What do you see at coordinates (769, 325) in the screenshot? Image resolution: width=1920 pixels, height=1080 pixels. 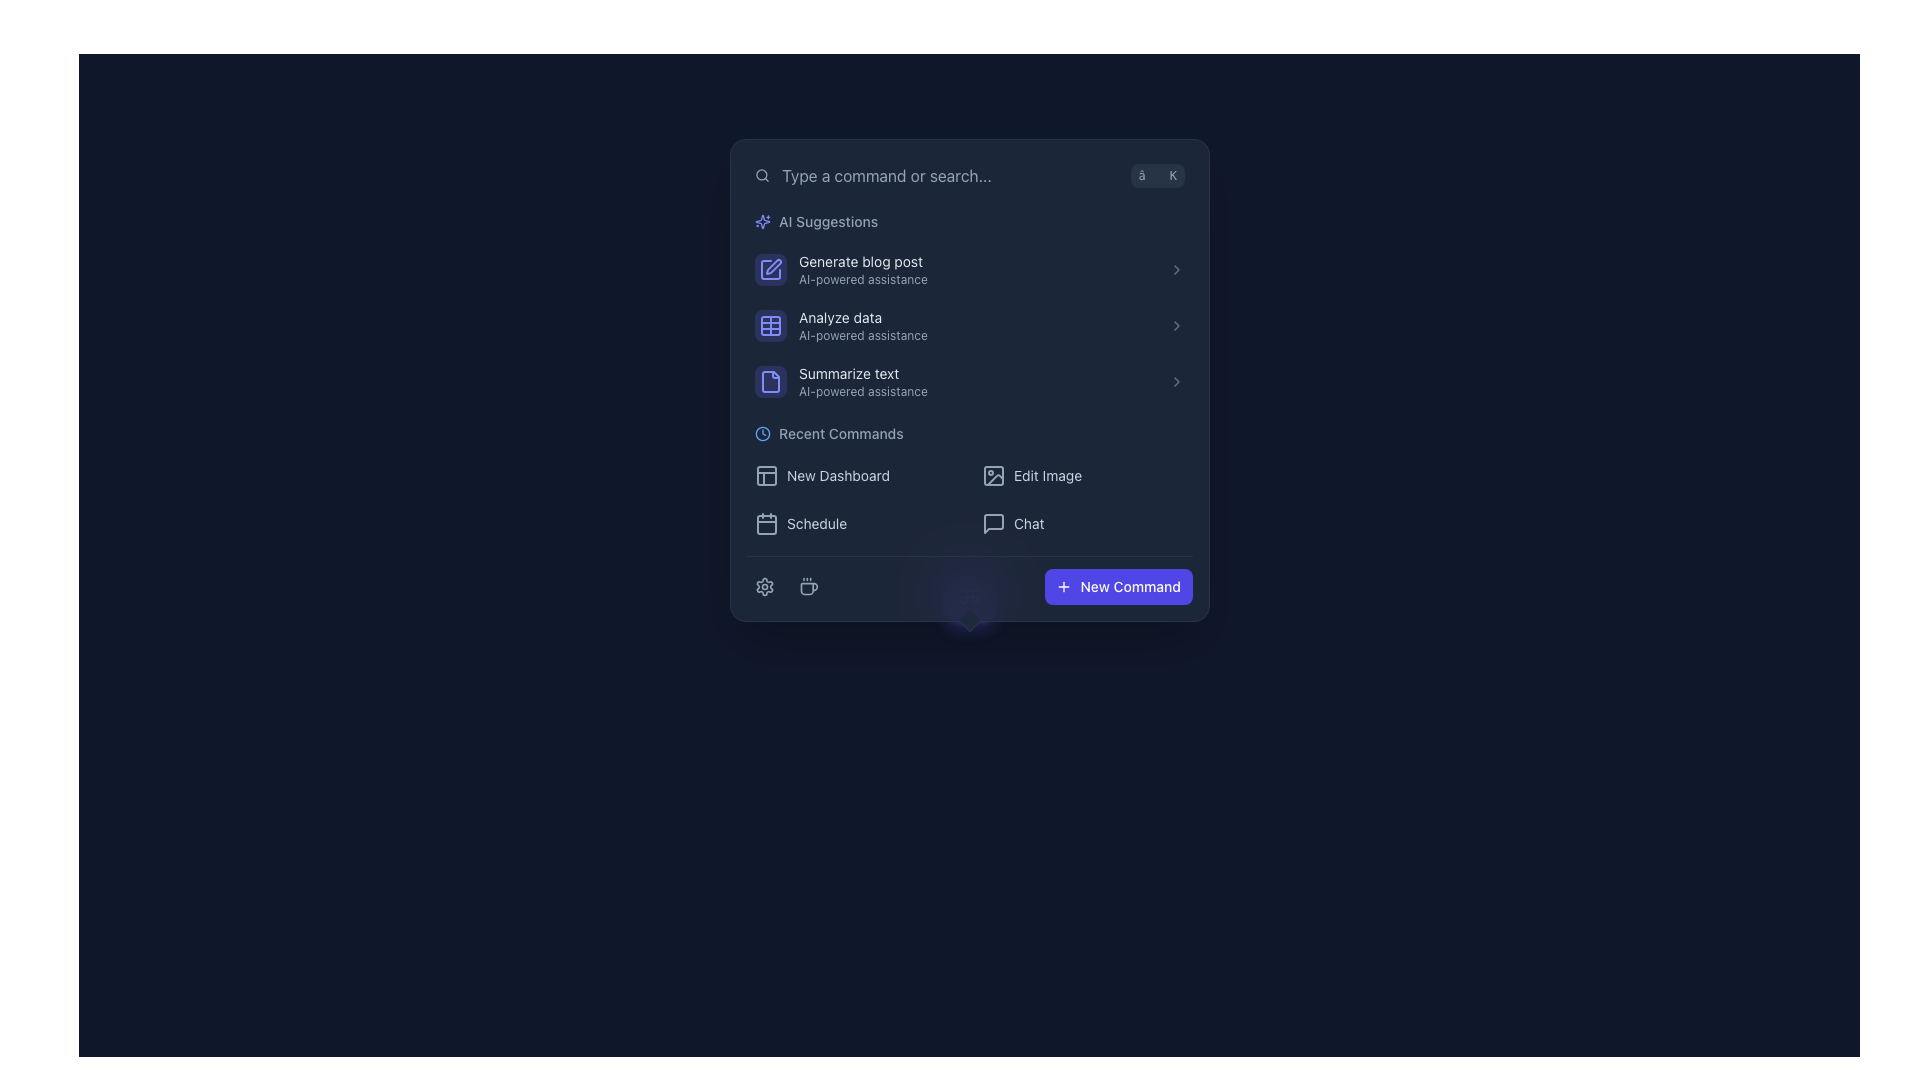 I see `the table icon with a light blue background and white grid symbol located within the 'Analyze data' section` at bounding box center [769, 325].